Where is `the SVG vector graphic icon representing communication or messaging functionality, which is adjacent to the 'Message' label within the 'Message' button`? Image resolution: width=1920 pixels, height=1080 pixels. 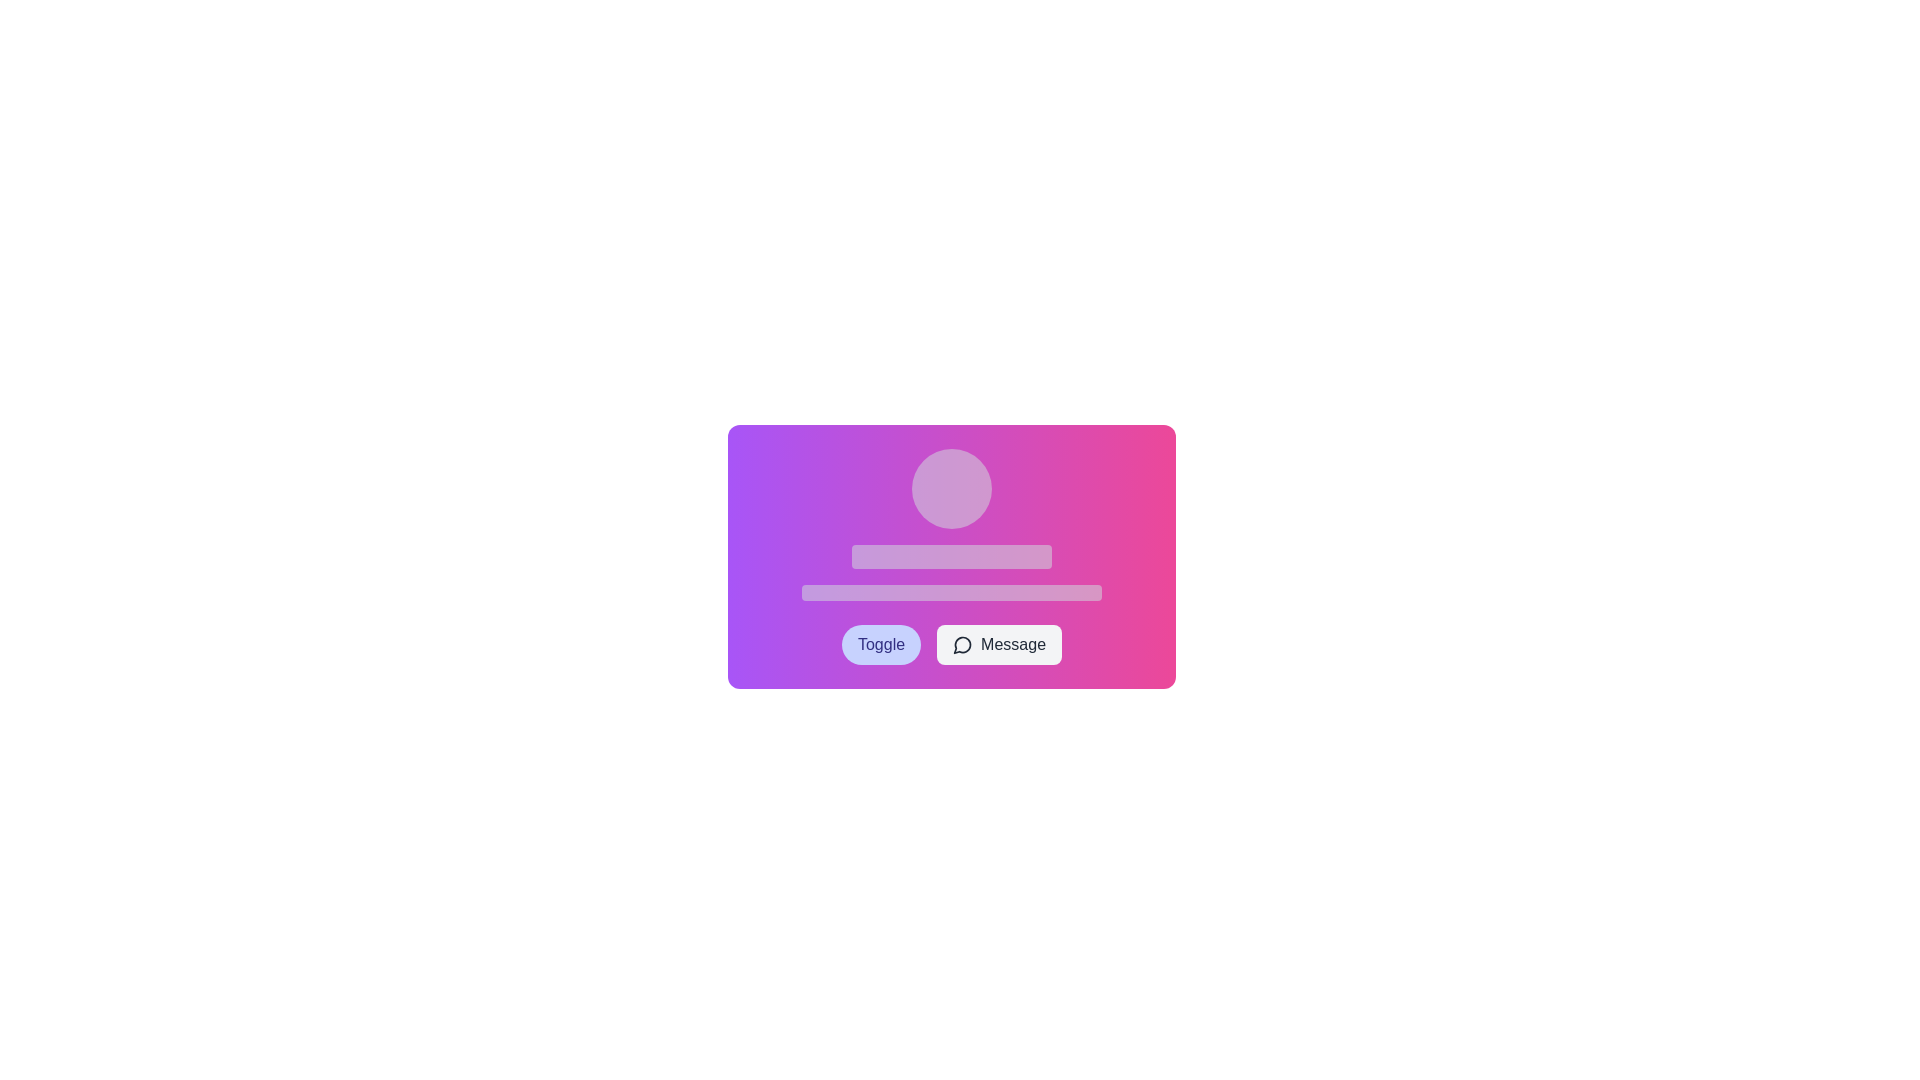
the SVG vector graphic icon representing communication or messaging functionality, which is adjacent to the 'Message' label within the 'Message' button is located at coordinates (962, 645).